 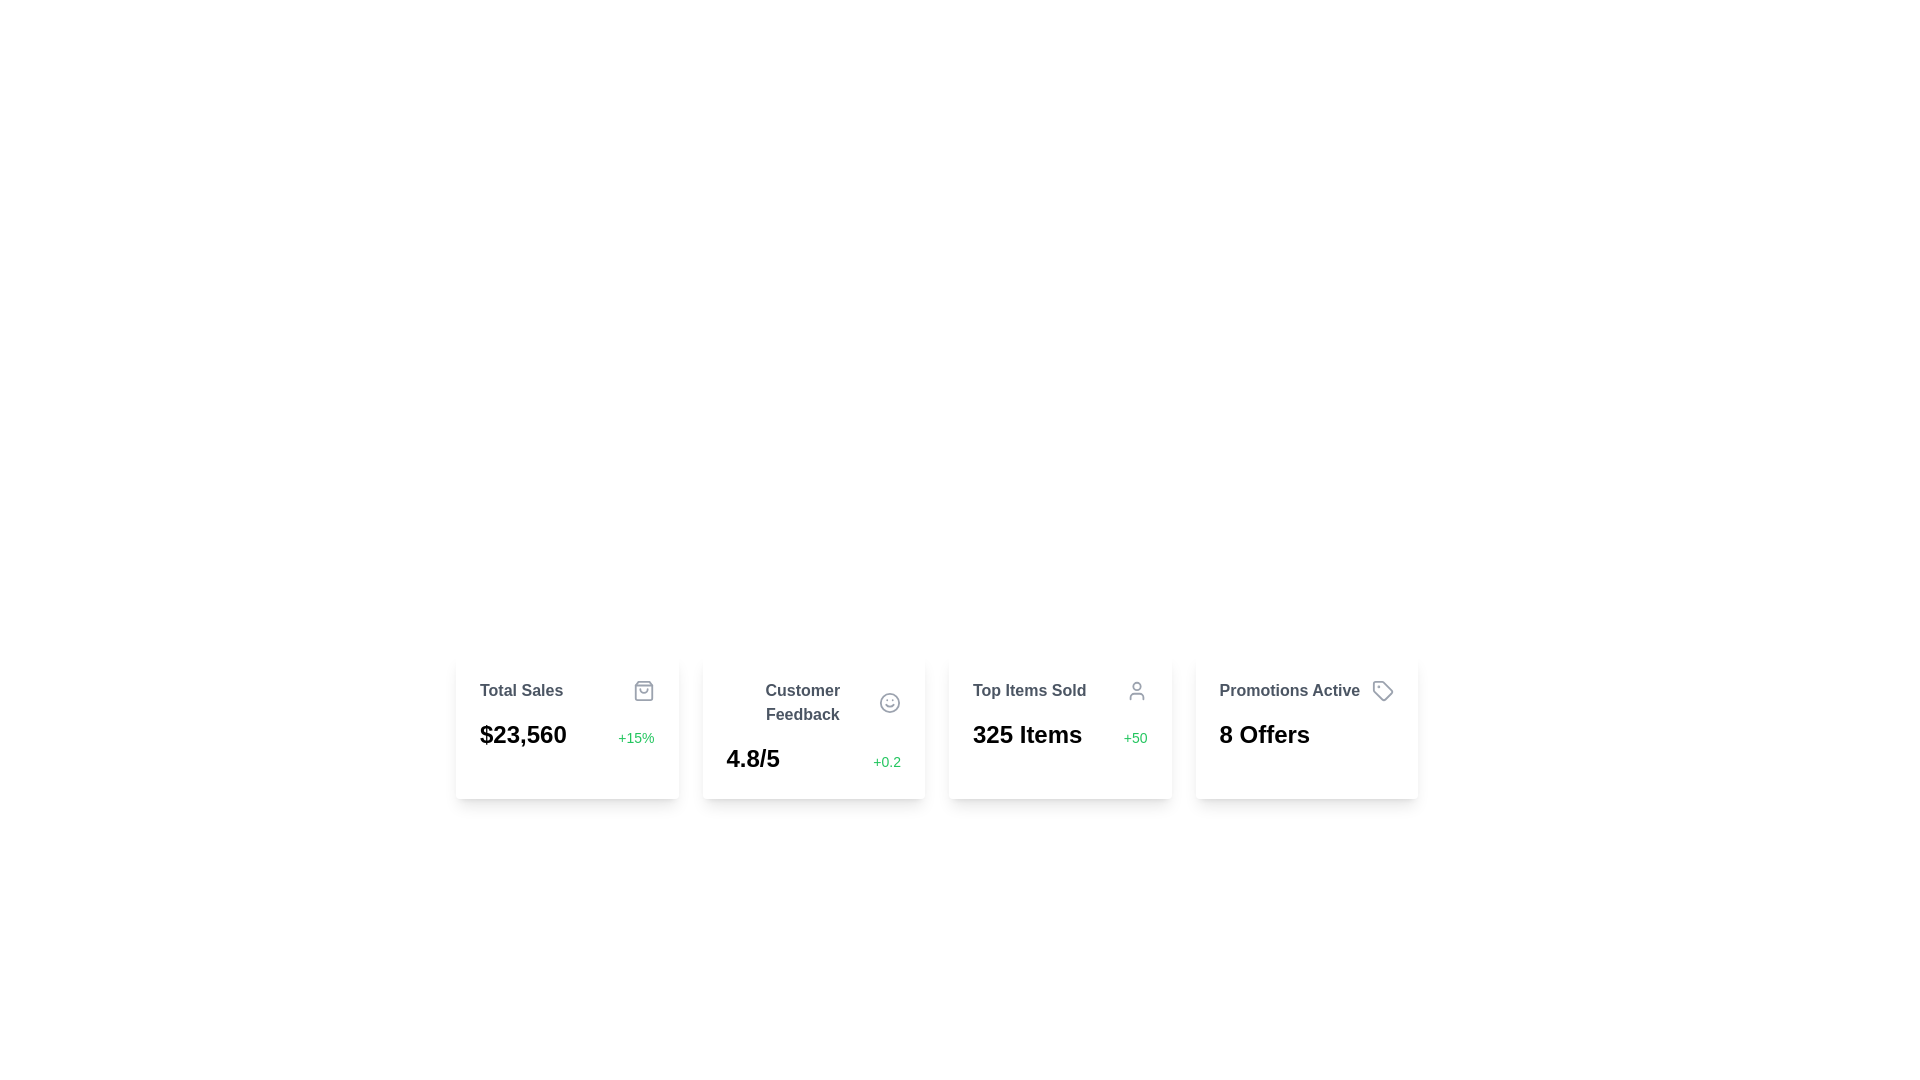 What do you see at coordinates (1059, 735) in the screenshot?
I see `the Text Component displaying '325 Items' with '+50' within the 'Top Items Sold' card, positioned below the card title and to the right of a small icon` at bounding box center [1059, 735].